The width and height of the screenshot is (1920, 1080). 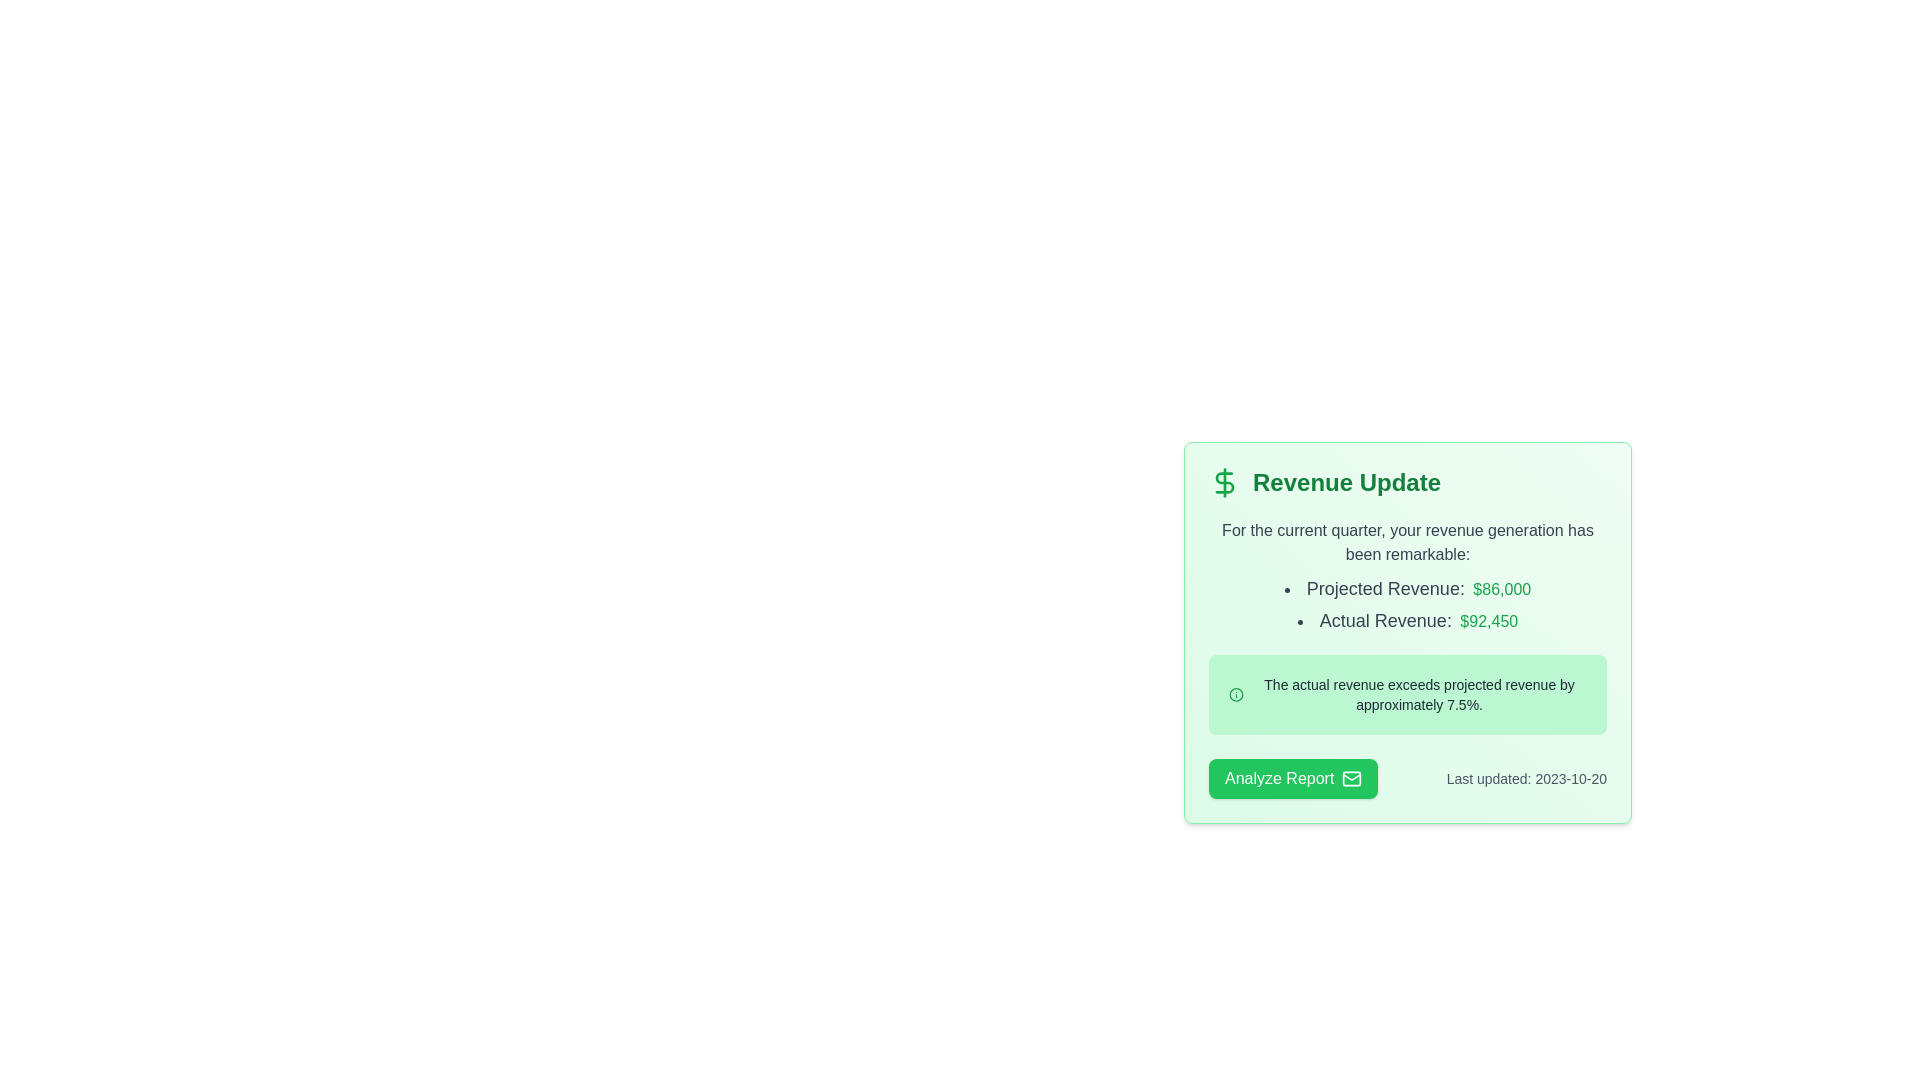 What do you see at coordinates (1406, 620) in the screenshot?
I see `the text label displaying 'Actual Revenue: $92,450' which is the second item in a bulleted list within the 'Revenue Update' panel` at bounding box center [1406, 620].